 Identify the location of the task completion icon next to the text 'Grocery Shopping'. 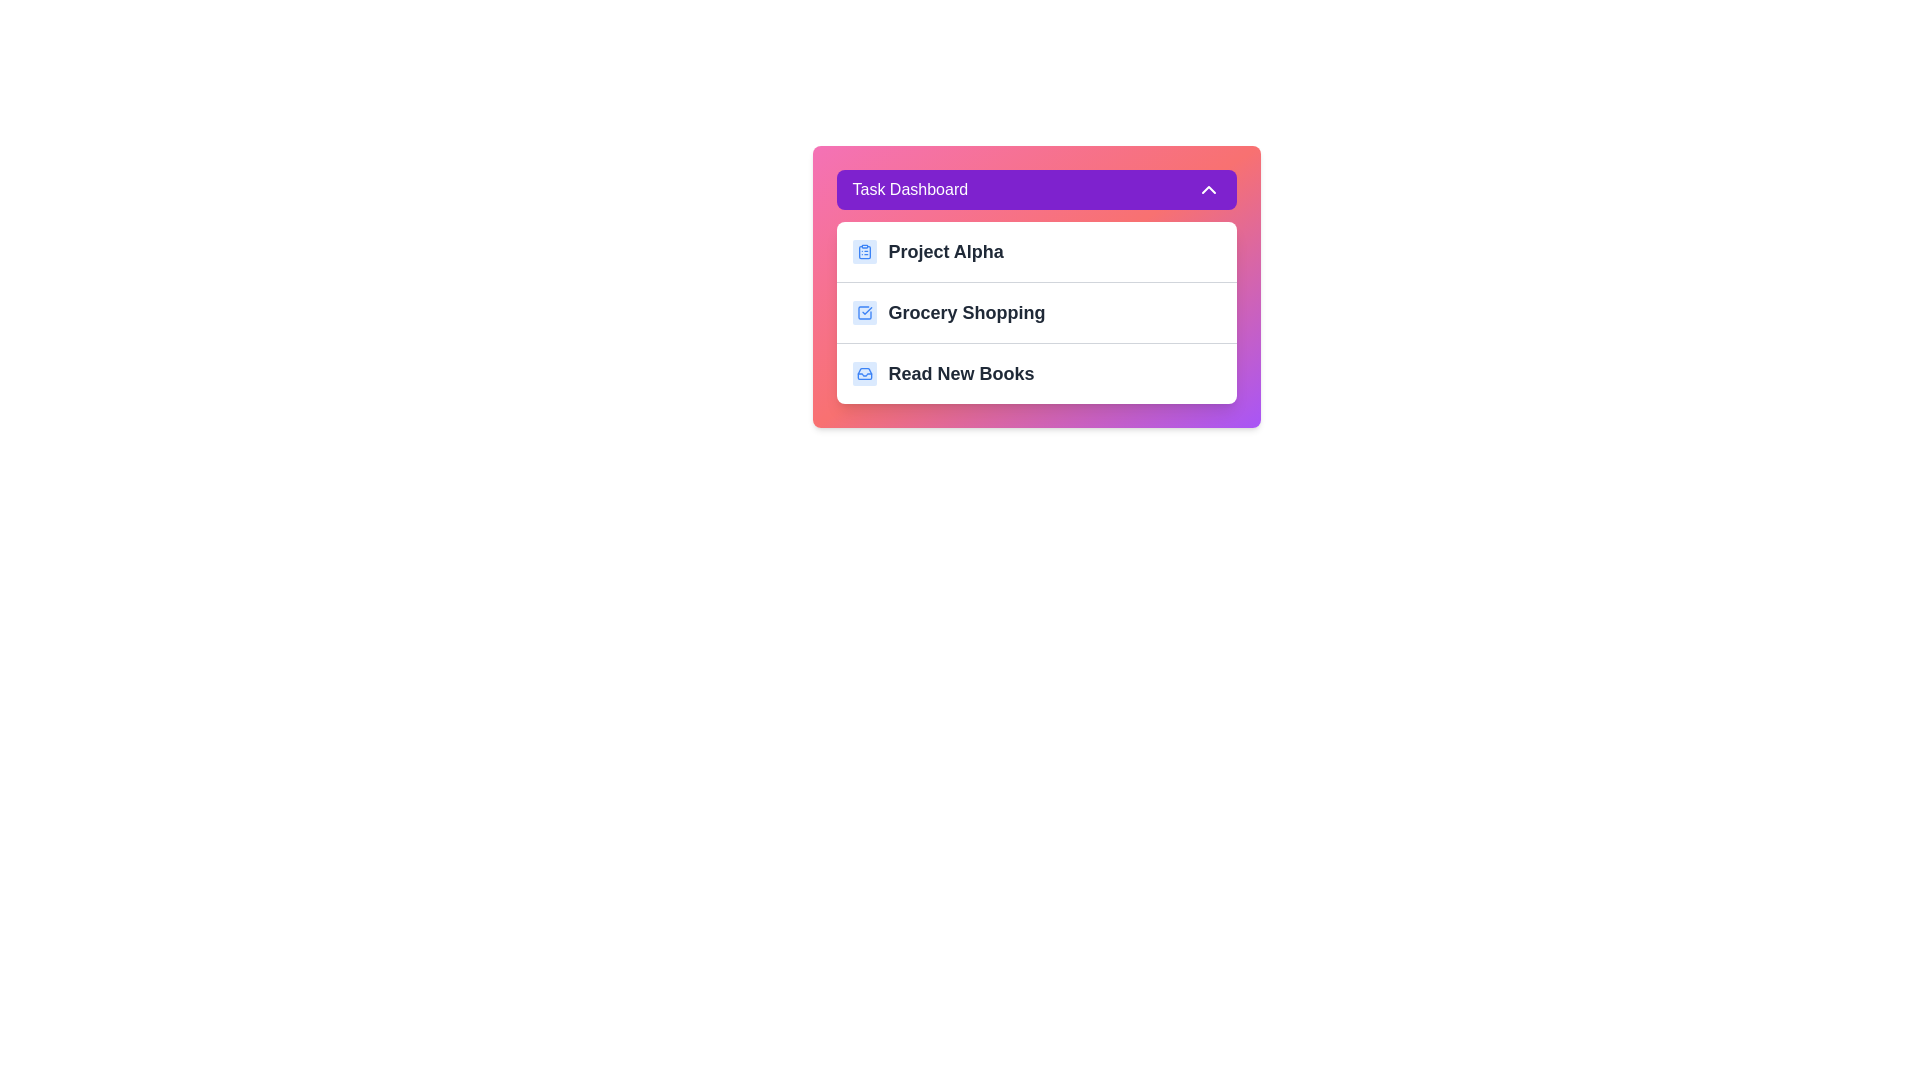
(864, 312).